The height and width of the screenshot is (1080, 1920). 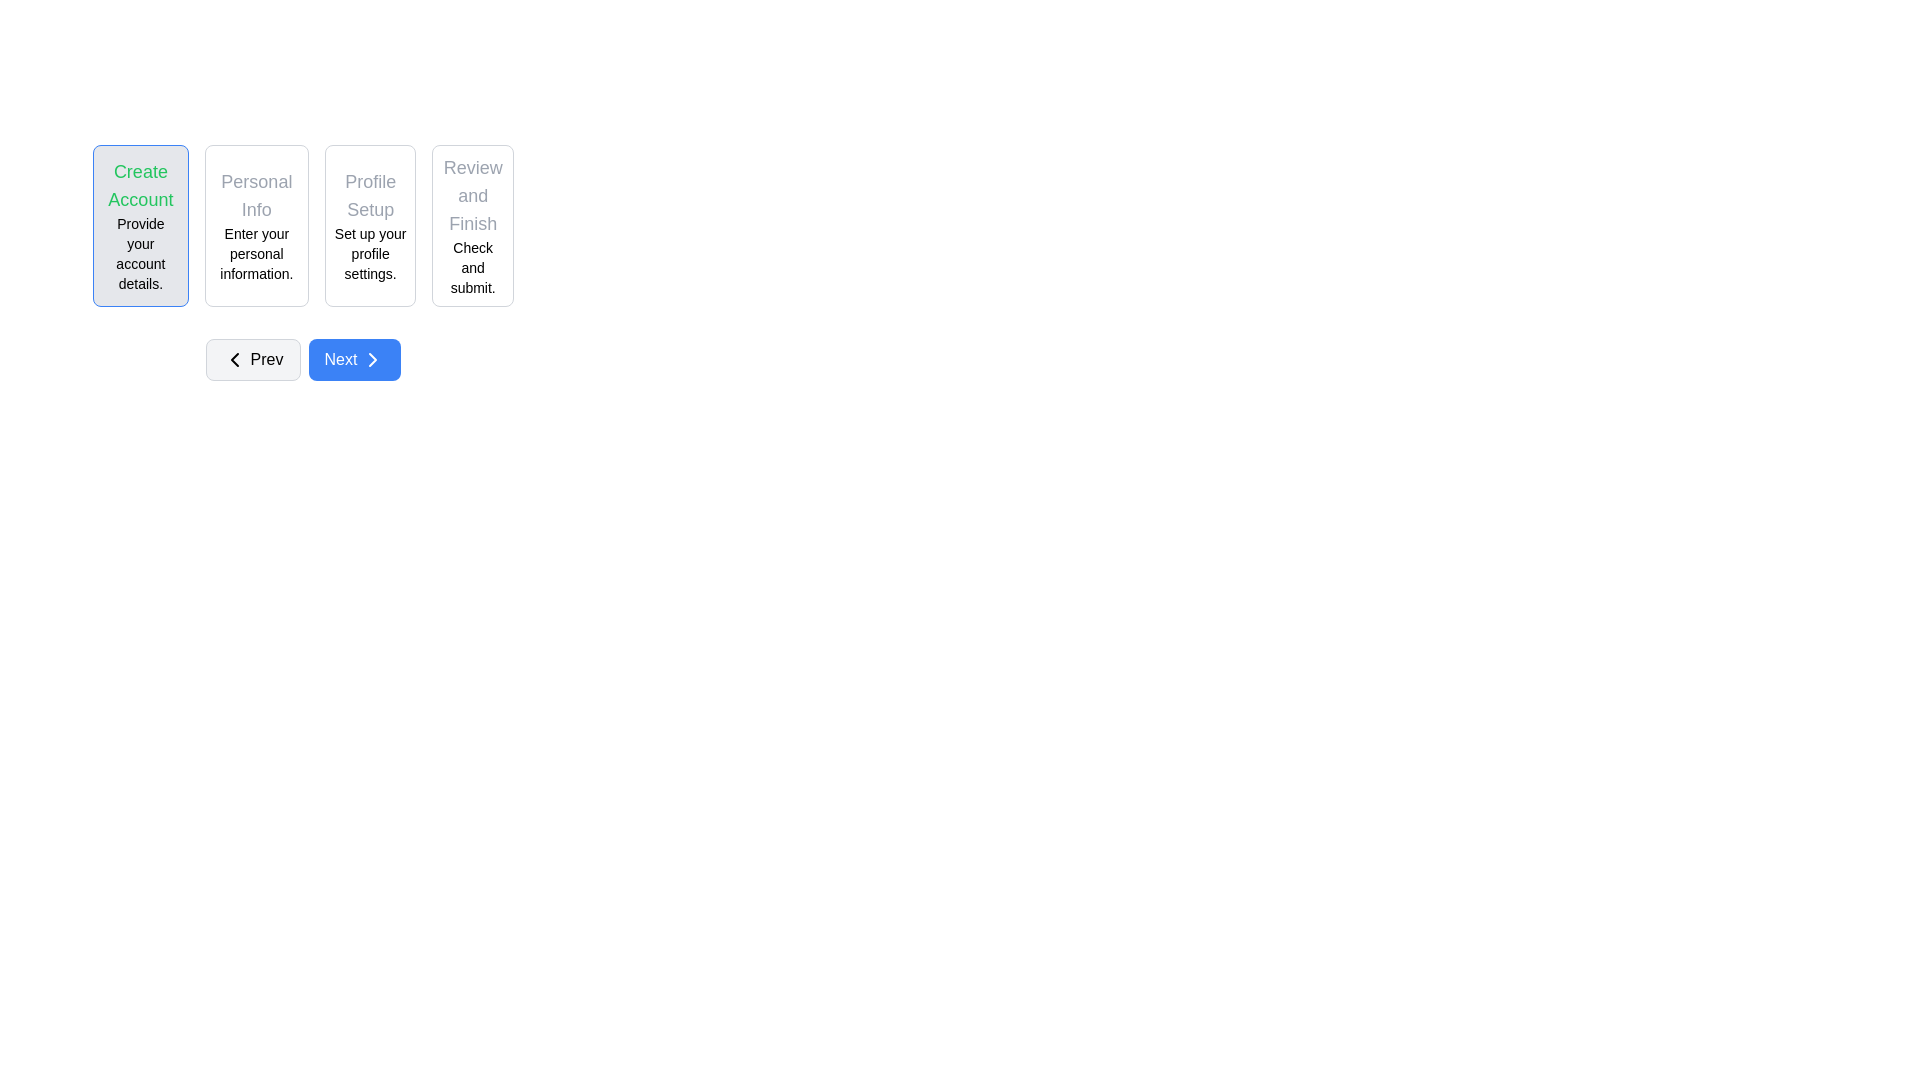 What do you see at coordinates (472, 225) in the screenshot?
I see `guidance text from the Instructional Tile displaying 'Review and Finish' and 'Check and submit.'` at bounding box center [472, 225].